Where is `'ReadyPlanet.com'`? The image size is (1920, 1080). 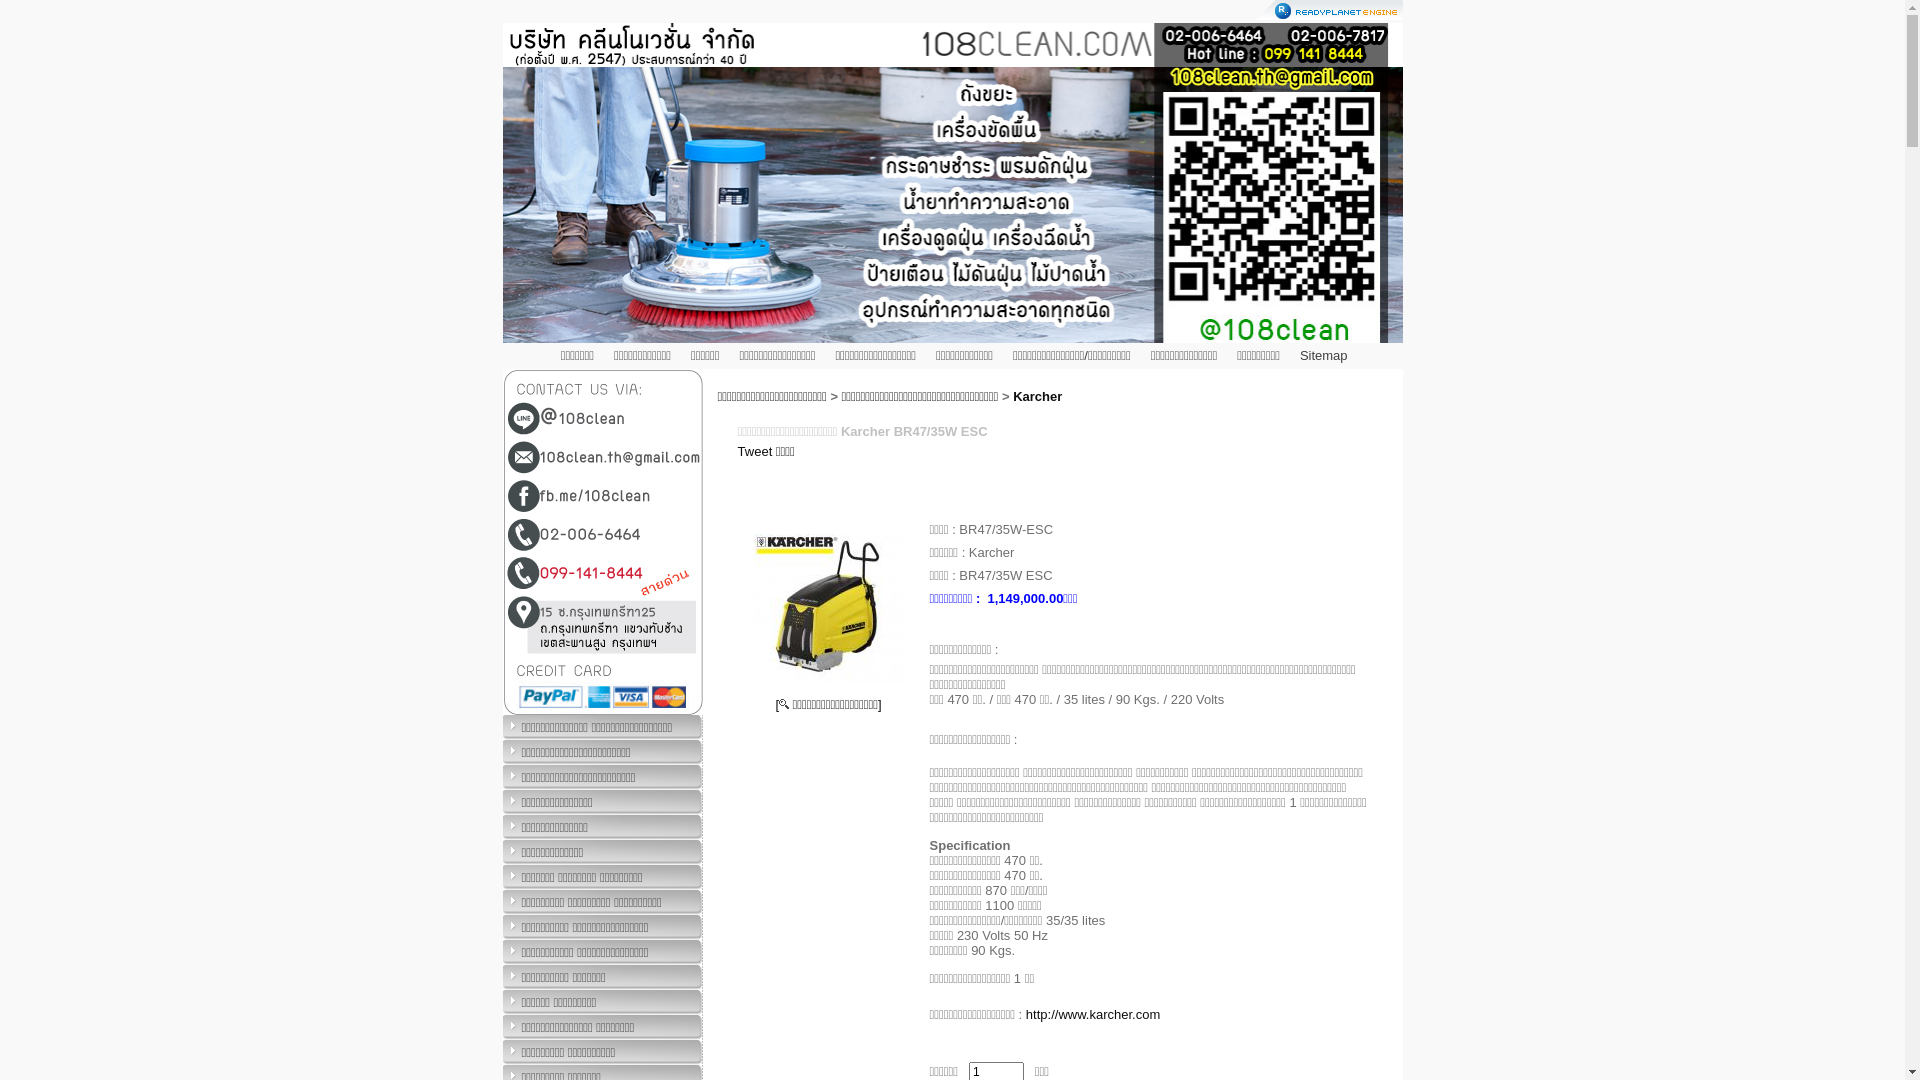
'ReadyPlanet.com' is located at coordinates (1329, 10).